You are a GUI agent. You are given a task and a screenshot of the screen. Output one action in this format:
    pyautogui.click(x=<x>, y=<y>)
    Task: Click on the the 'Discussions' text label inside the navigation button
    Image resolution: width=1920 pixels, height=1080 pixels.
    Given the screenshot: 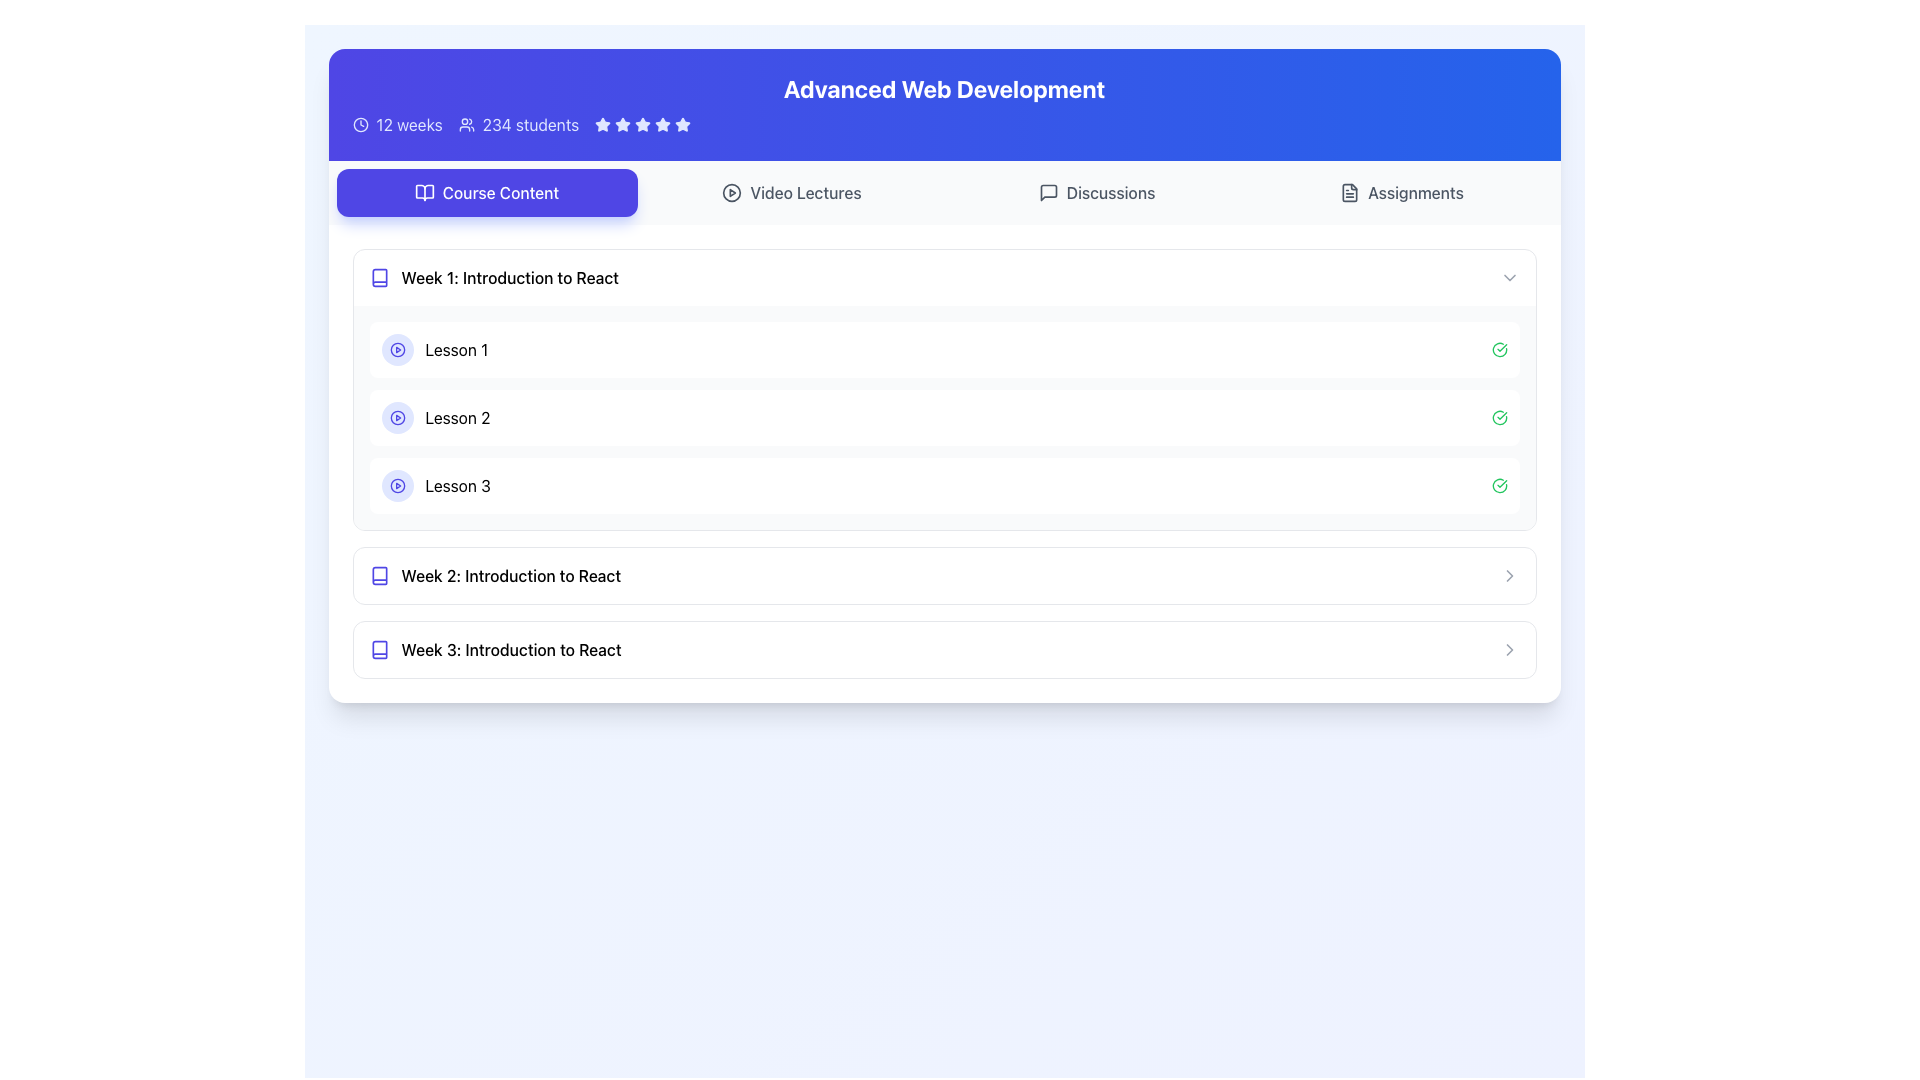 What is the action you would take?
    pyautogui.click(x=1109, y=192)
    